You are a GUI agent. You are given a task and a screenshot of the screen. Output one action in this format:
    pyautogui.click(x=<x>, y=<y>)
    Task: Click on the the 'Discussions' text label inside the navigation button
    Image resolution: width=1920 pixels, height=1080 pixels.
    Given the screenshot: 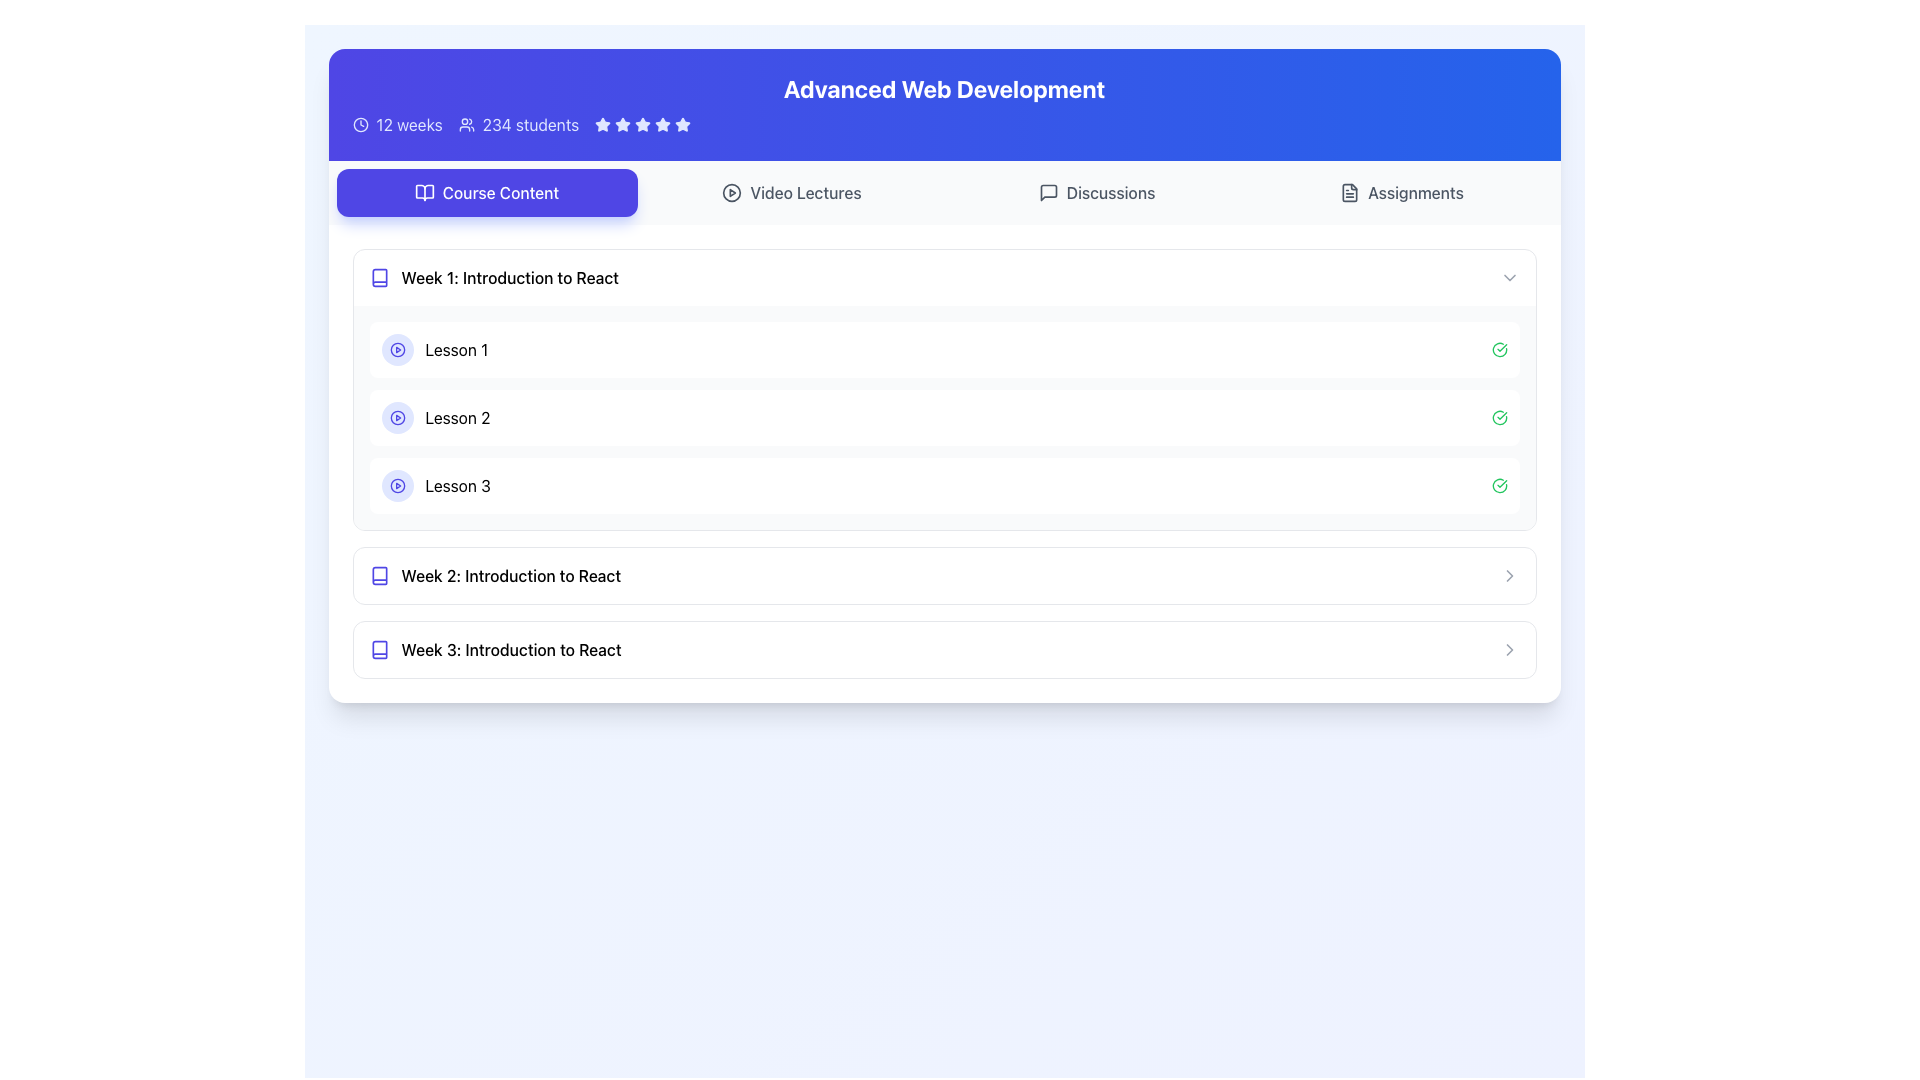 What is the action you would take?
    pyautogui.click(x=1109, y=192)
    